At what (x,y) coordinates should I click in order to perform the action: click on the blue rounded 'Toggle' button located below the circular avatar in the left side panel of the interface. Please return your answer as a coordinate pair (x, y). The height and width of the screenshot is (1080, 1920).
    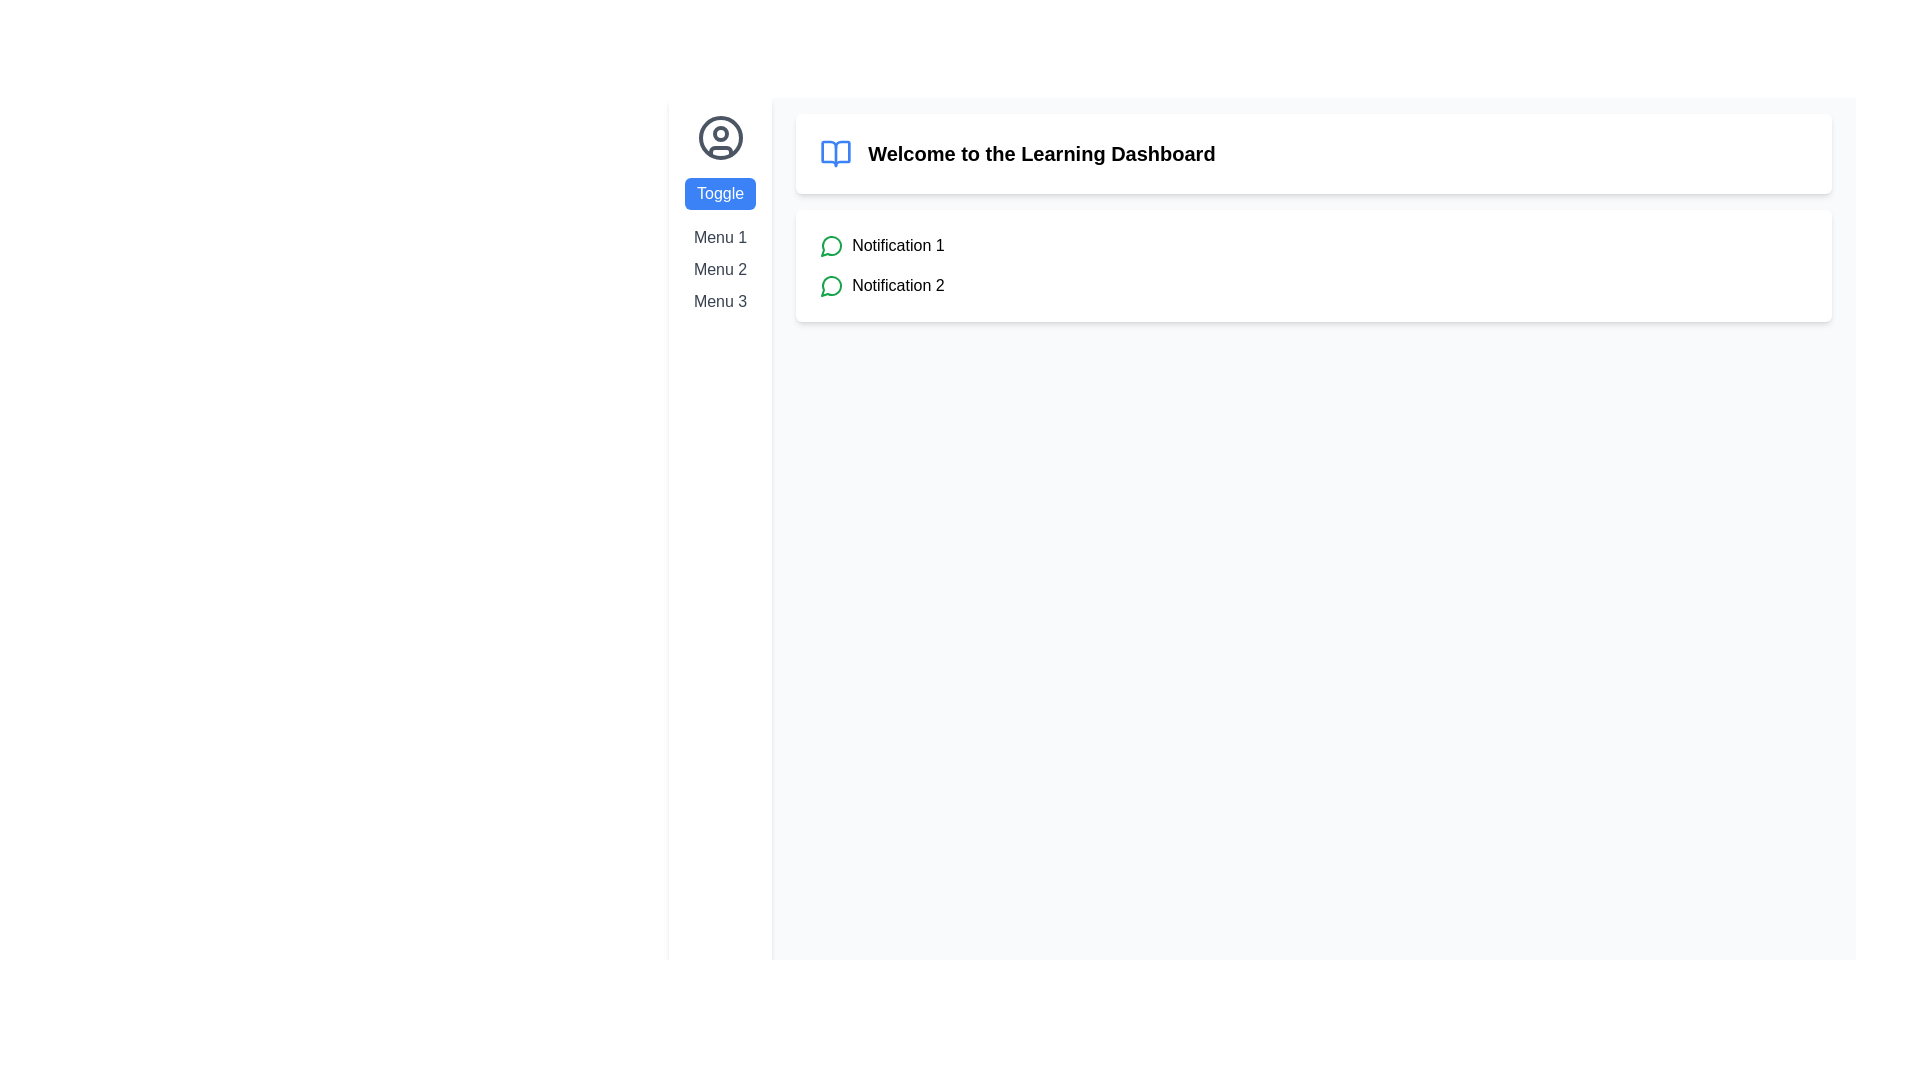
    Looking at the image, I should click on (720, 213).